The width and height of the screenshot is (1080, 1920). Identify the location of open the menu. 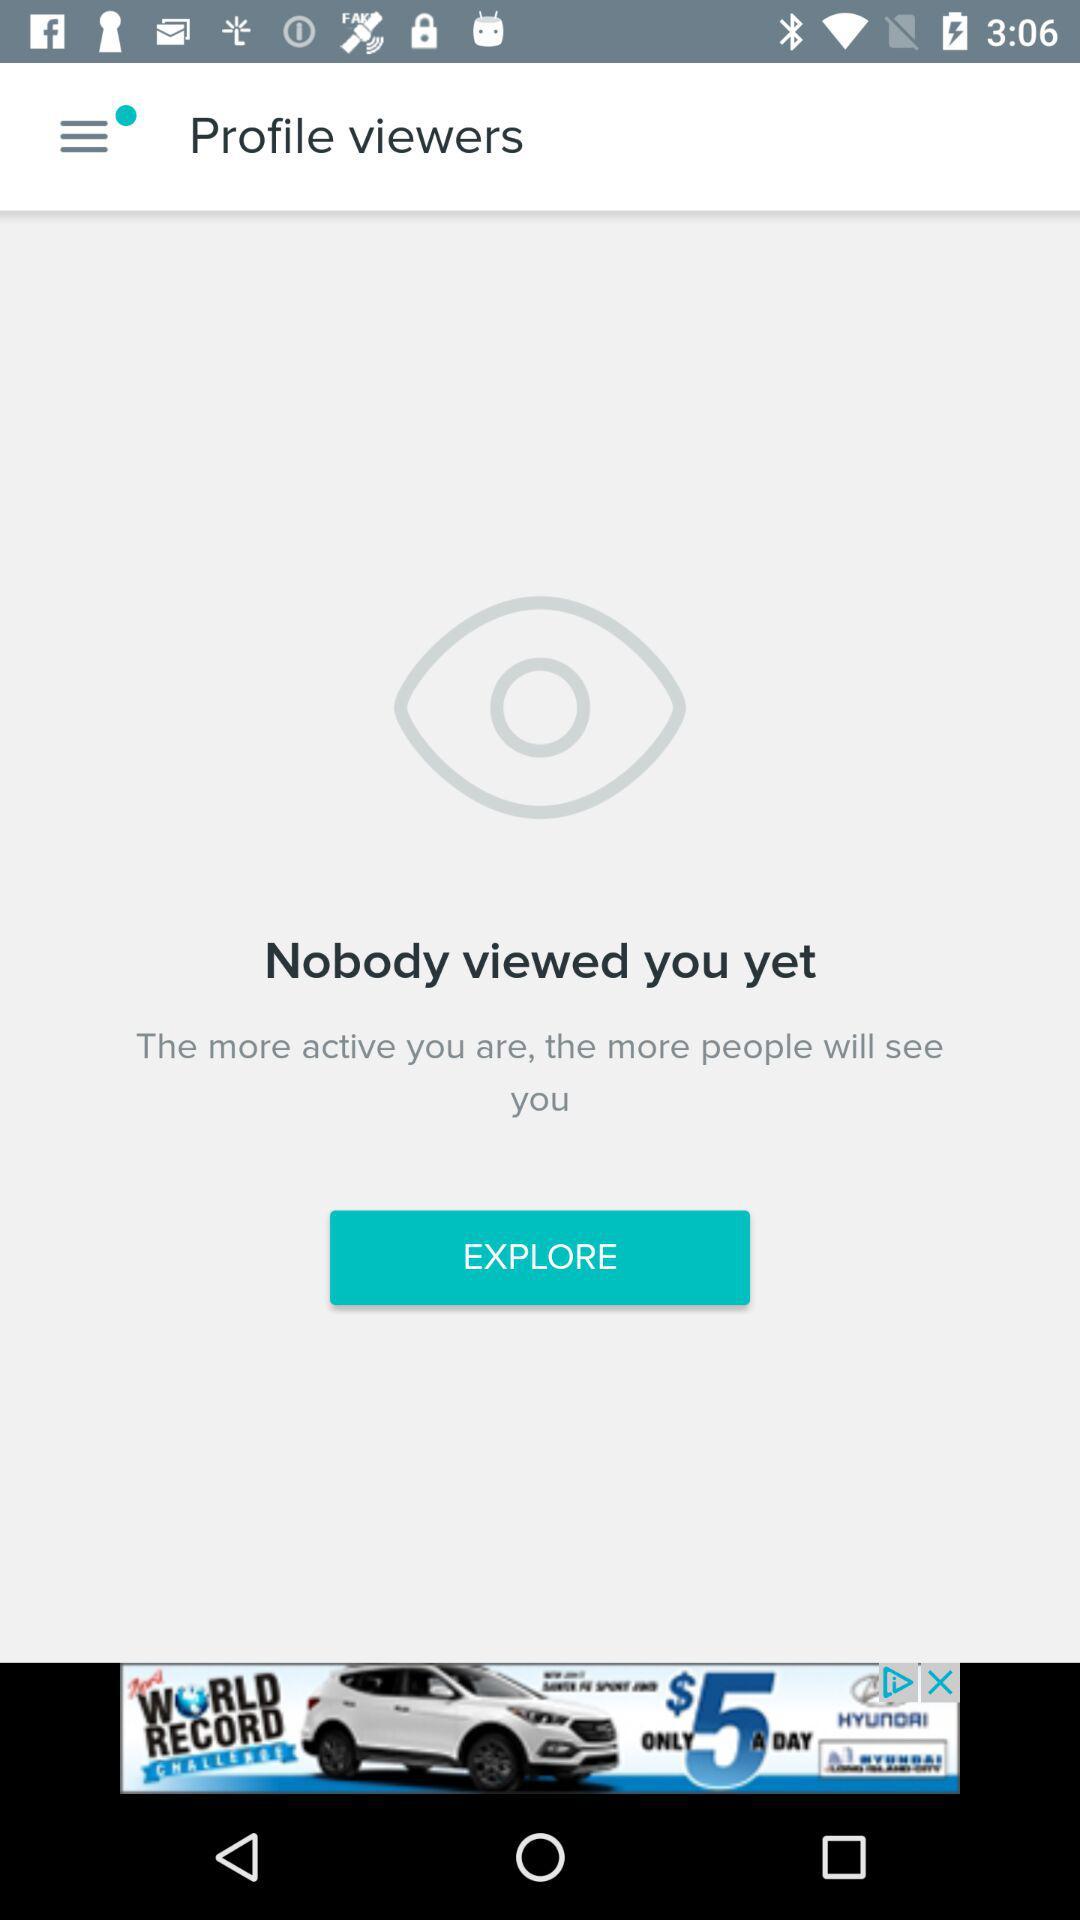
(83, 135).